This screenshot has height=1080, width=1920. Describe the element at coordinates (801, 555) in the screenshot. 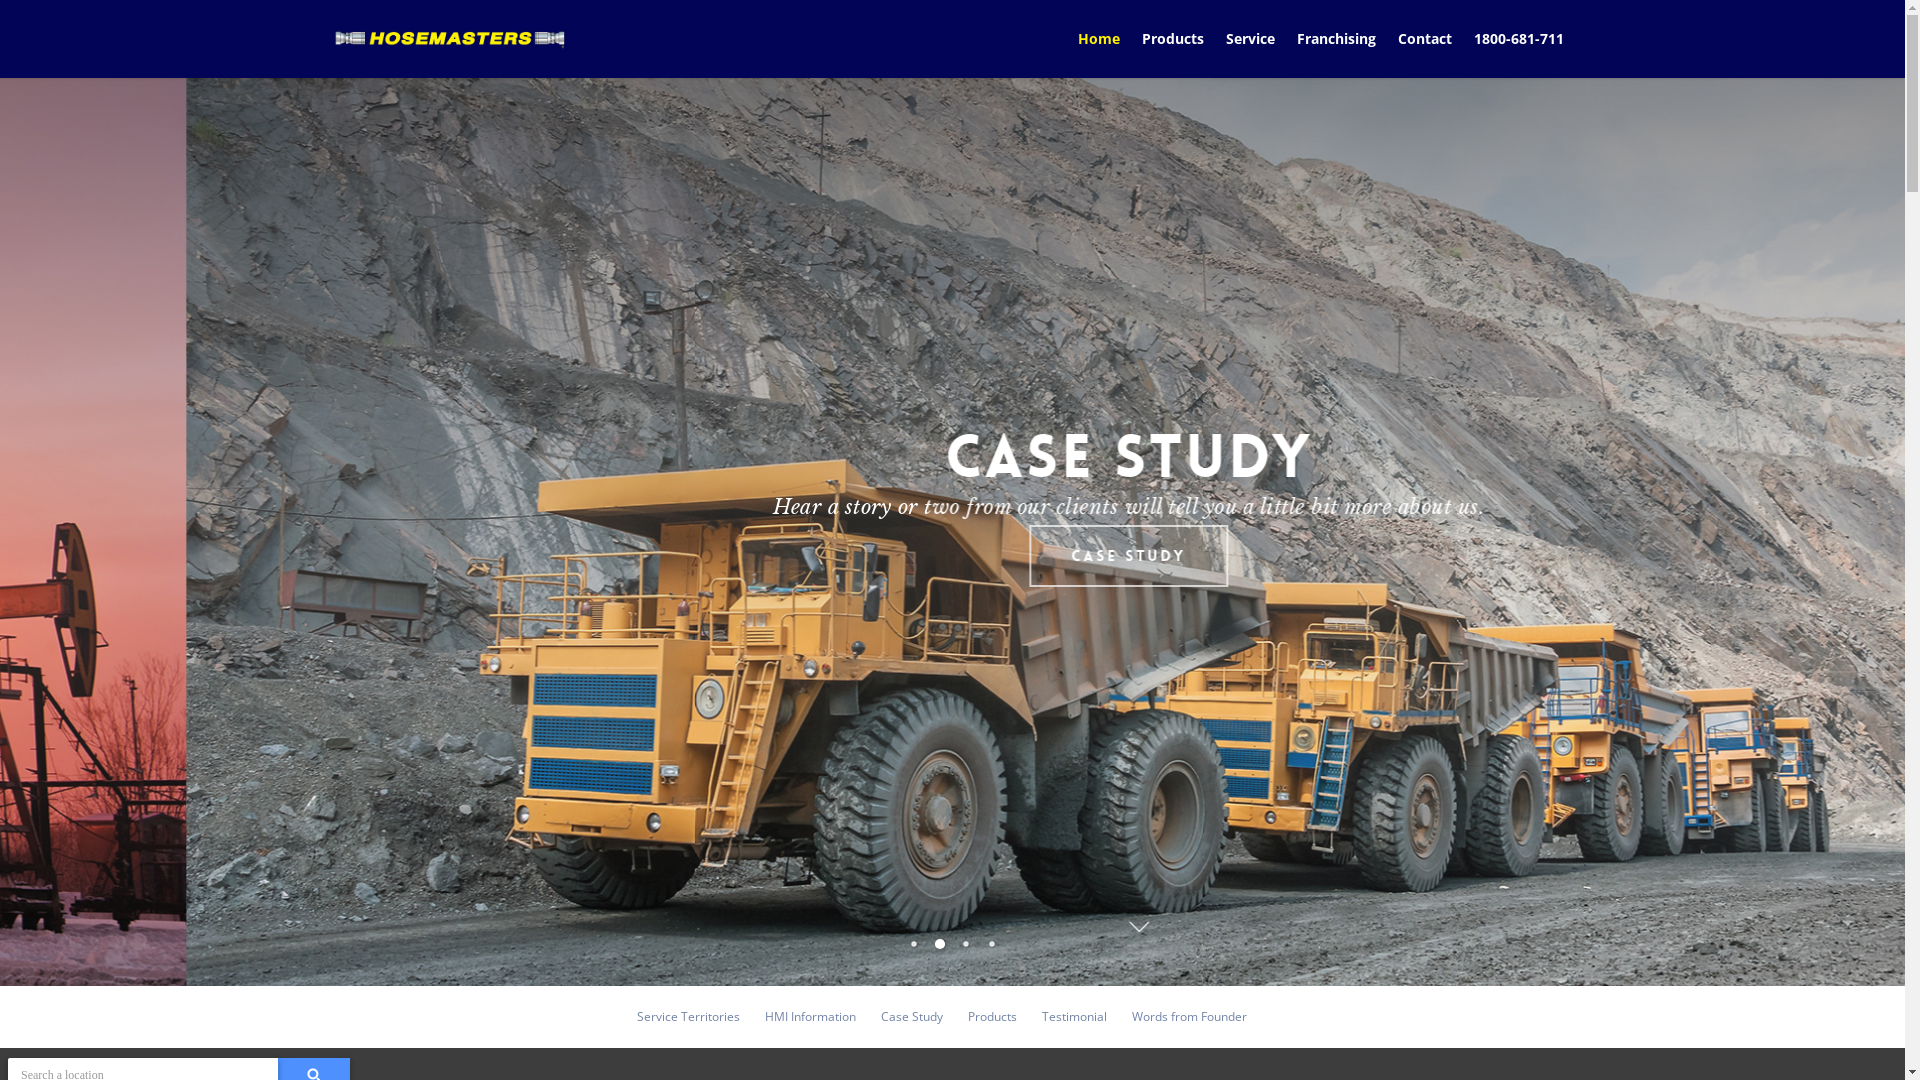

I see `'FIND A HOSEMASTER'` at that location.